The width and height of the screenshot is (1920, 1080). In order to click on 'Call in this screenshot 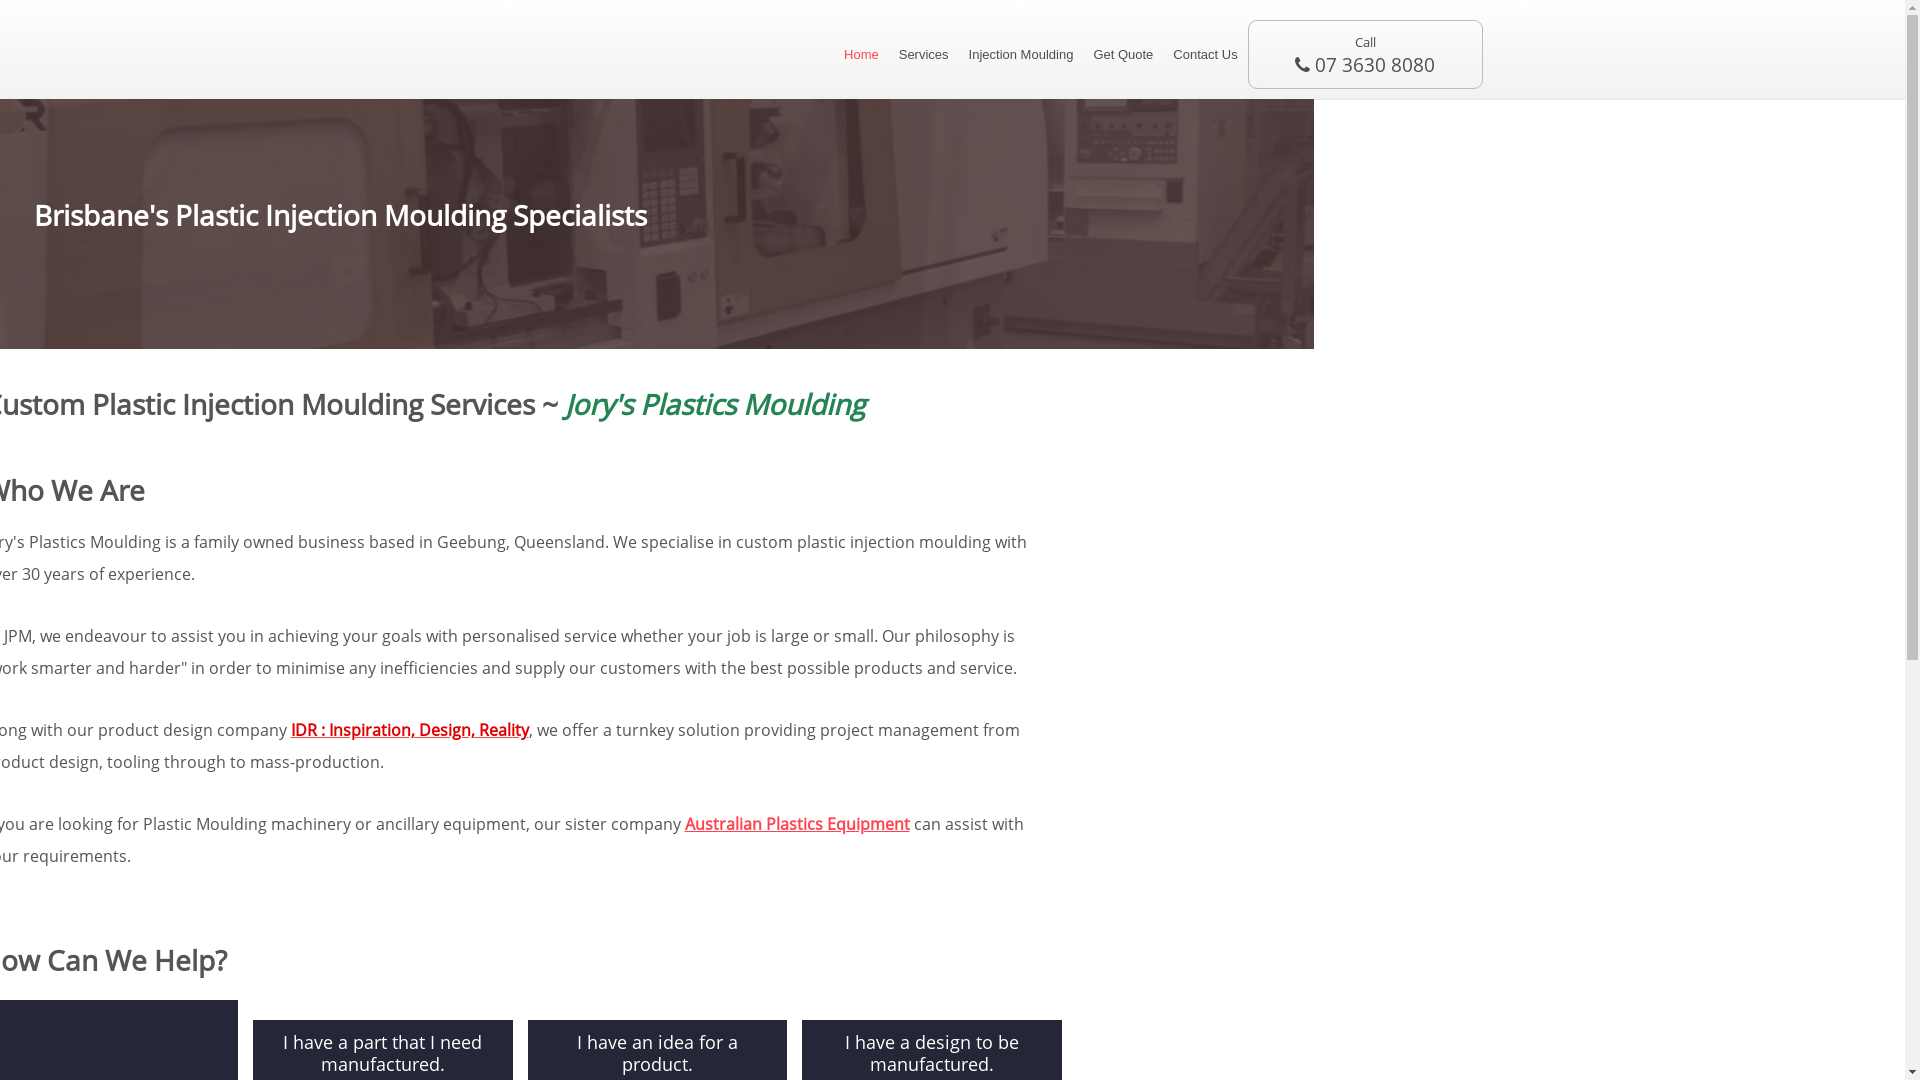, I will do `click(1364, 53)`.